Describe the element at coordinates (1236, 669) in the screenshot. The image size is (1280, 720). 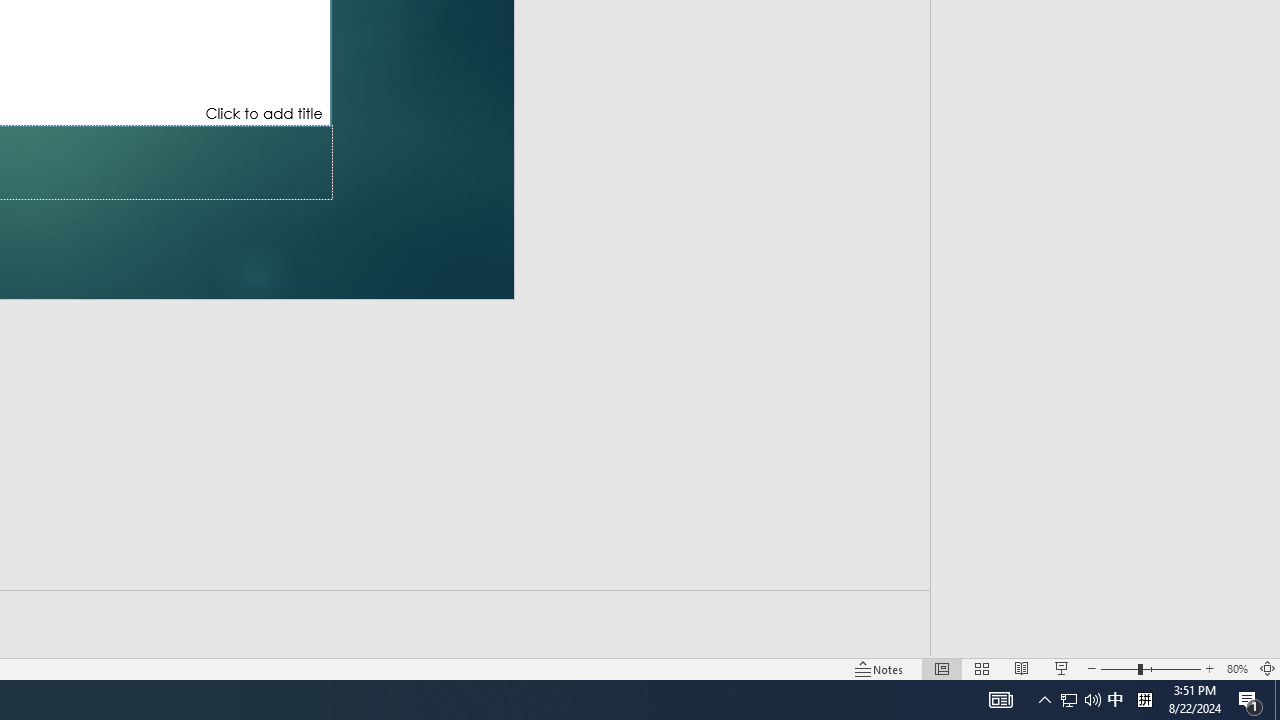
I see `'Zoom 80%'` at that location.